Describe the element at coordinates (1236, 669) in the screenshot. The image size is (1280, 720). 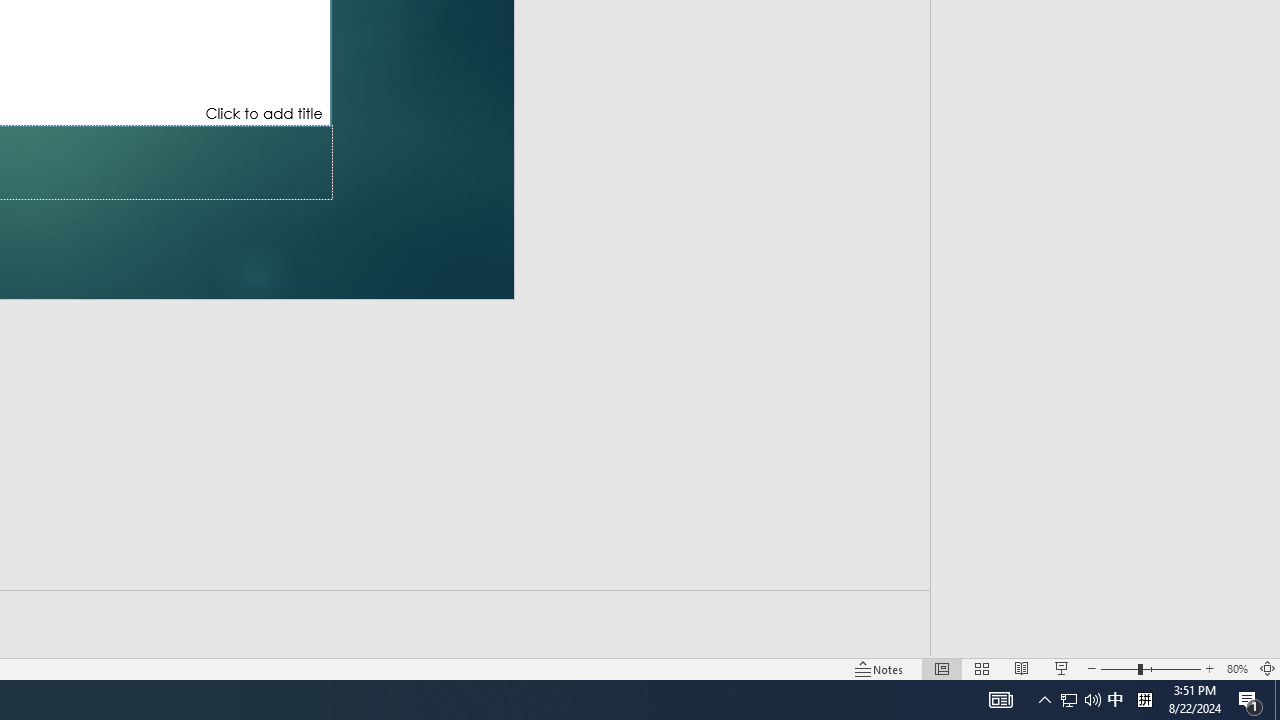
I see `'Zoom 80%'` at that location.